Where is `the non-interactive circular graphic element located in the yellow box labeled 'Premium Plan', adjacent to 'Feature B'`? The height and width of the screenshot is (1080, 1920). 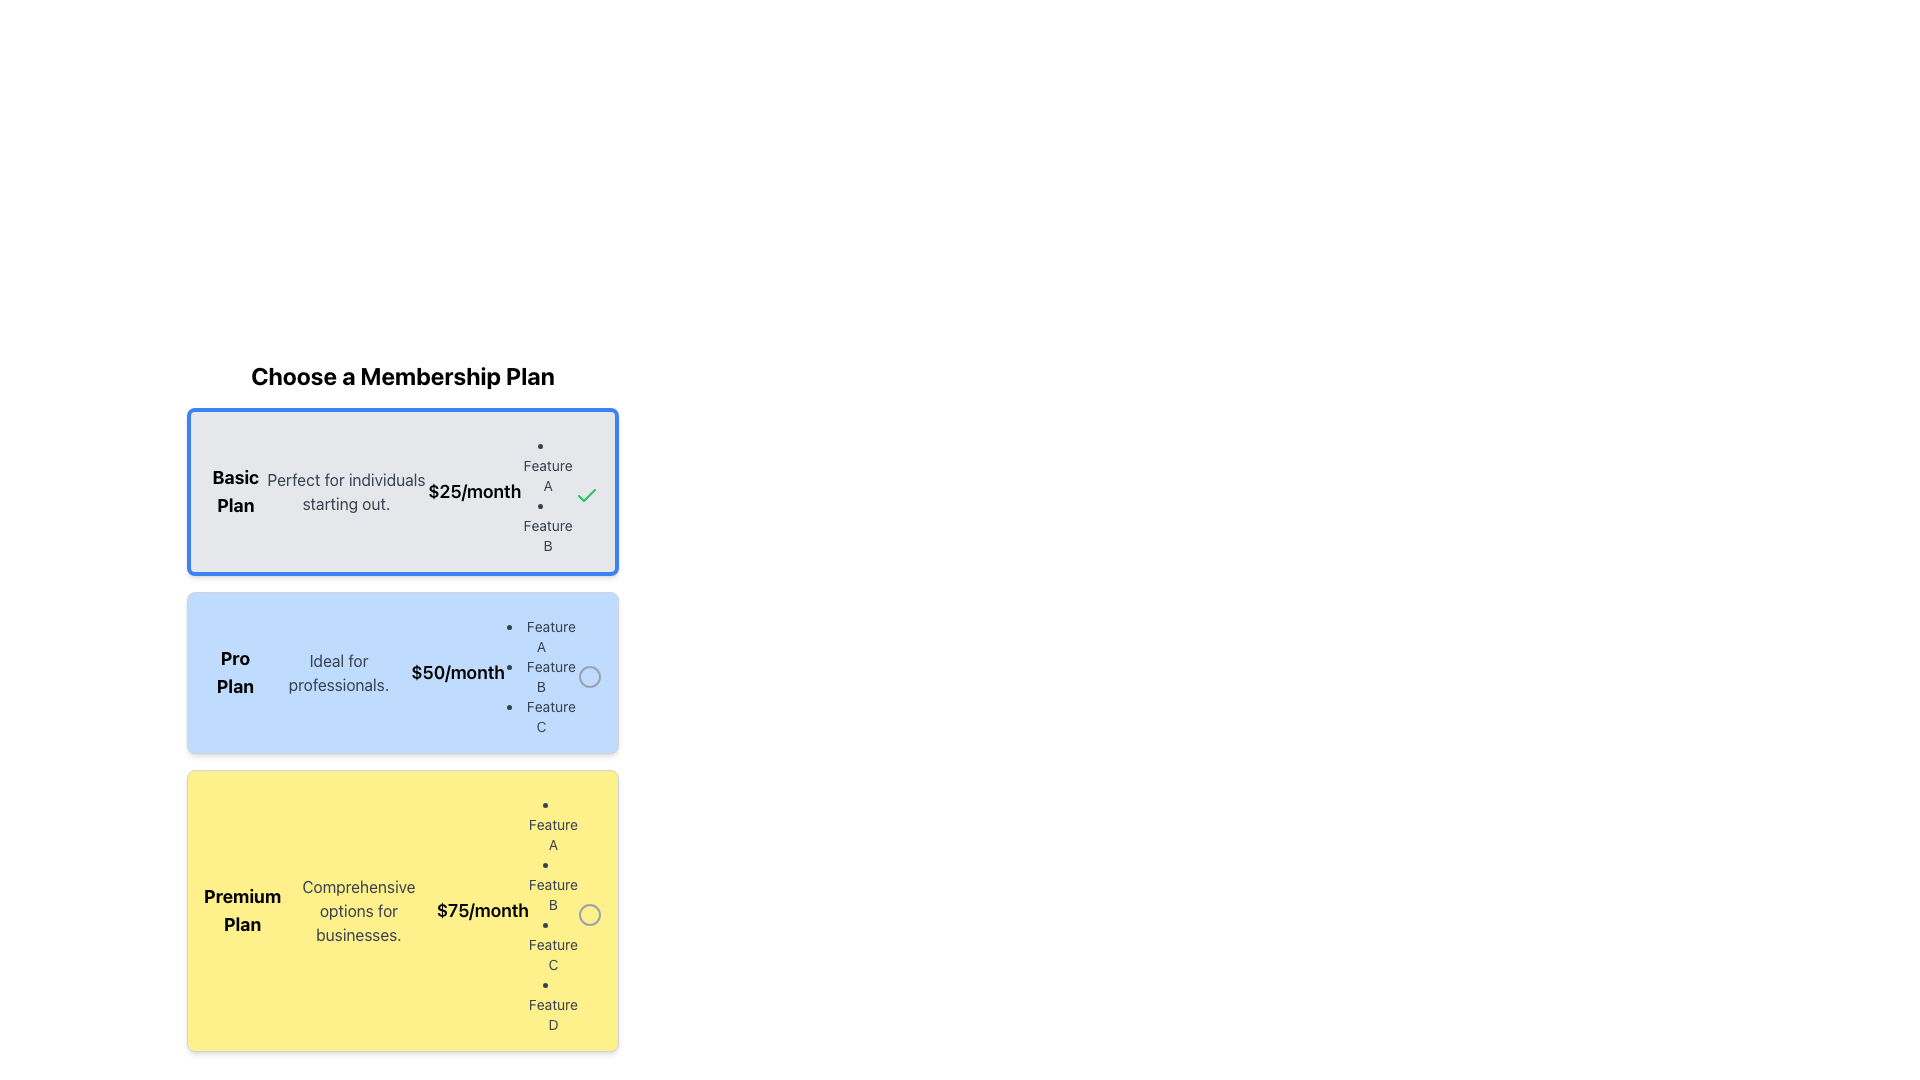 the non-interactive circular graphic element located in the yellow box labeled 'Premium Plan', adjacent to 'Feature B' is located at coordinates (589, 914).